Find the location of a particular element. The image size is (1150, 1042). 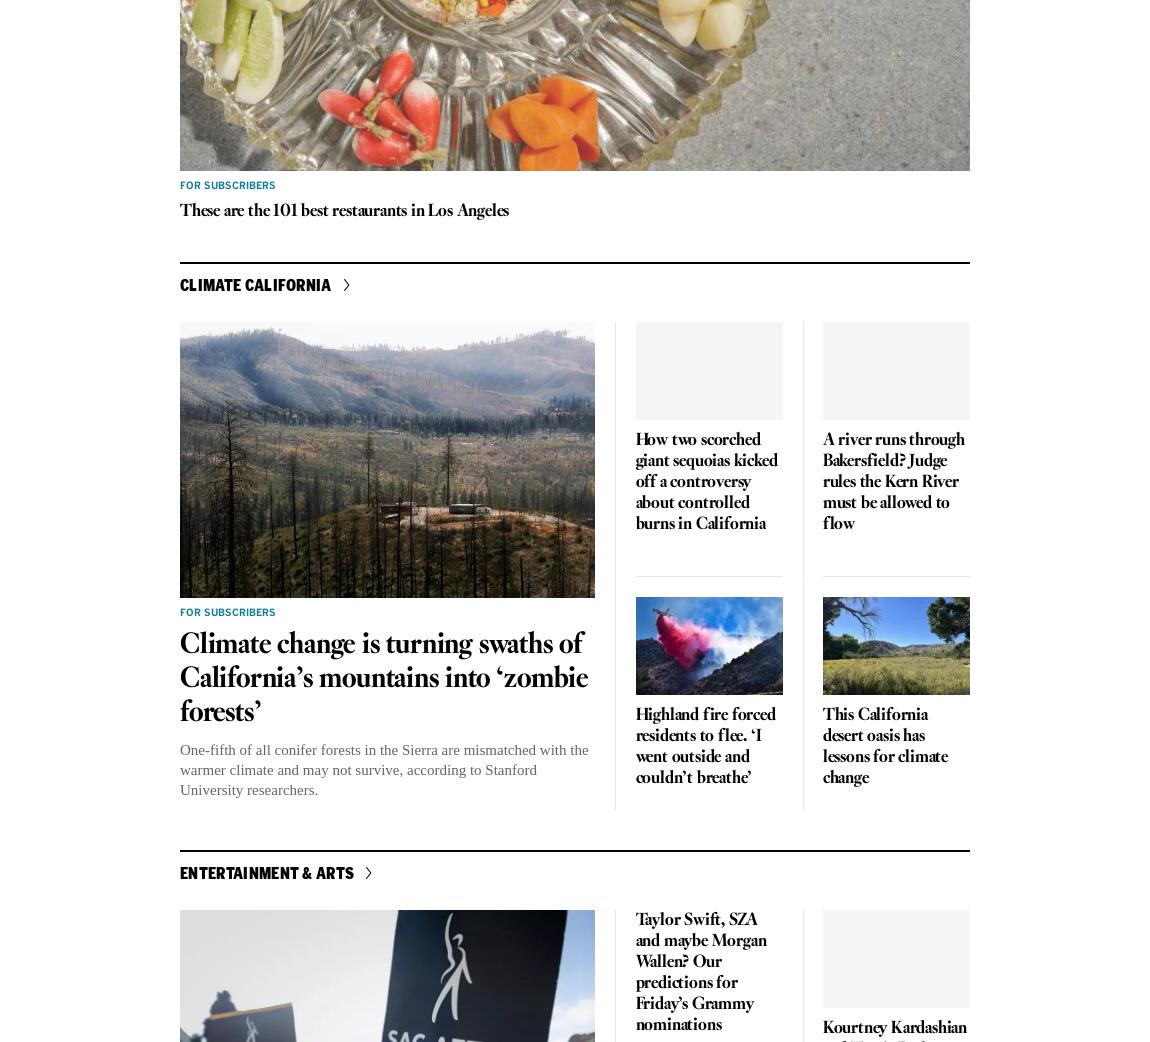

'How two scorched giant sequoias kicked off a controversy about controlled burns in California' is located at coordinates (704, 482).